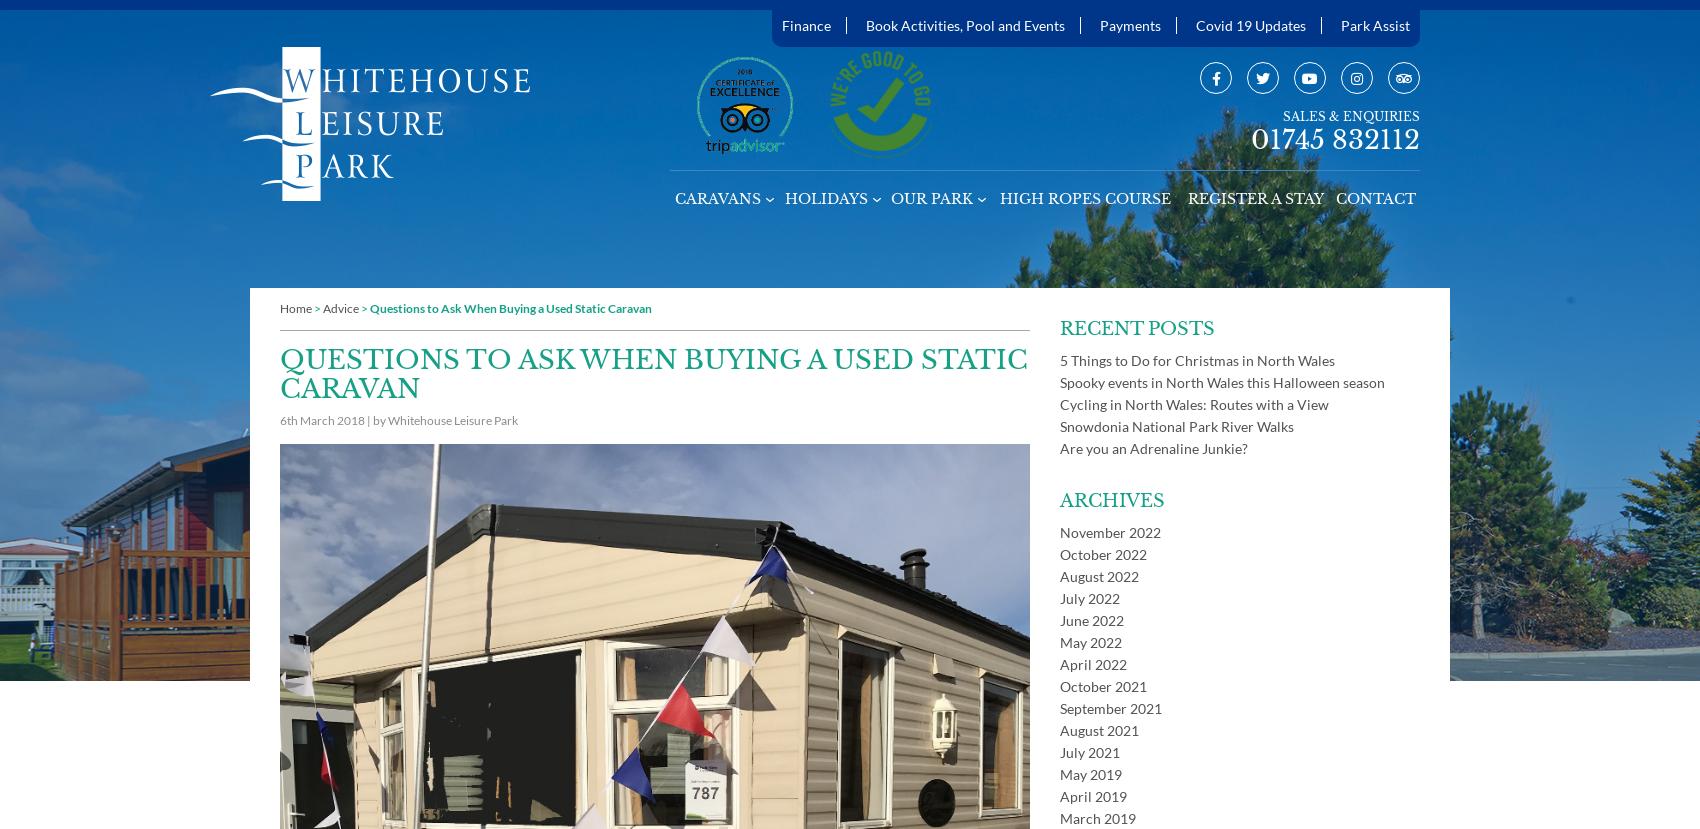 Image resolution: width=1700 pixels, height=829 pixels. What do you see at coordinates (397, 419) in the screenshot?
I see `'6th March 2018 | by Whitehouse Leisure Park'` at bounding box center [397, 419].